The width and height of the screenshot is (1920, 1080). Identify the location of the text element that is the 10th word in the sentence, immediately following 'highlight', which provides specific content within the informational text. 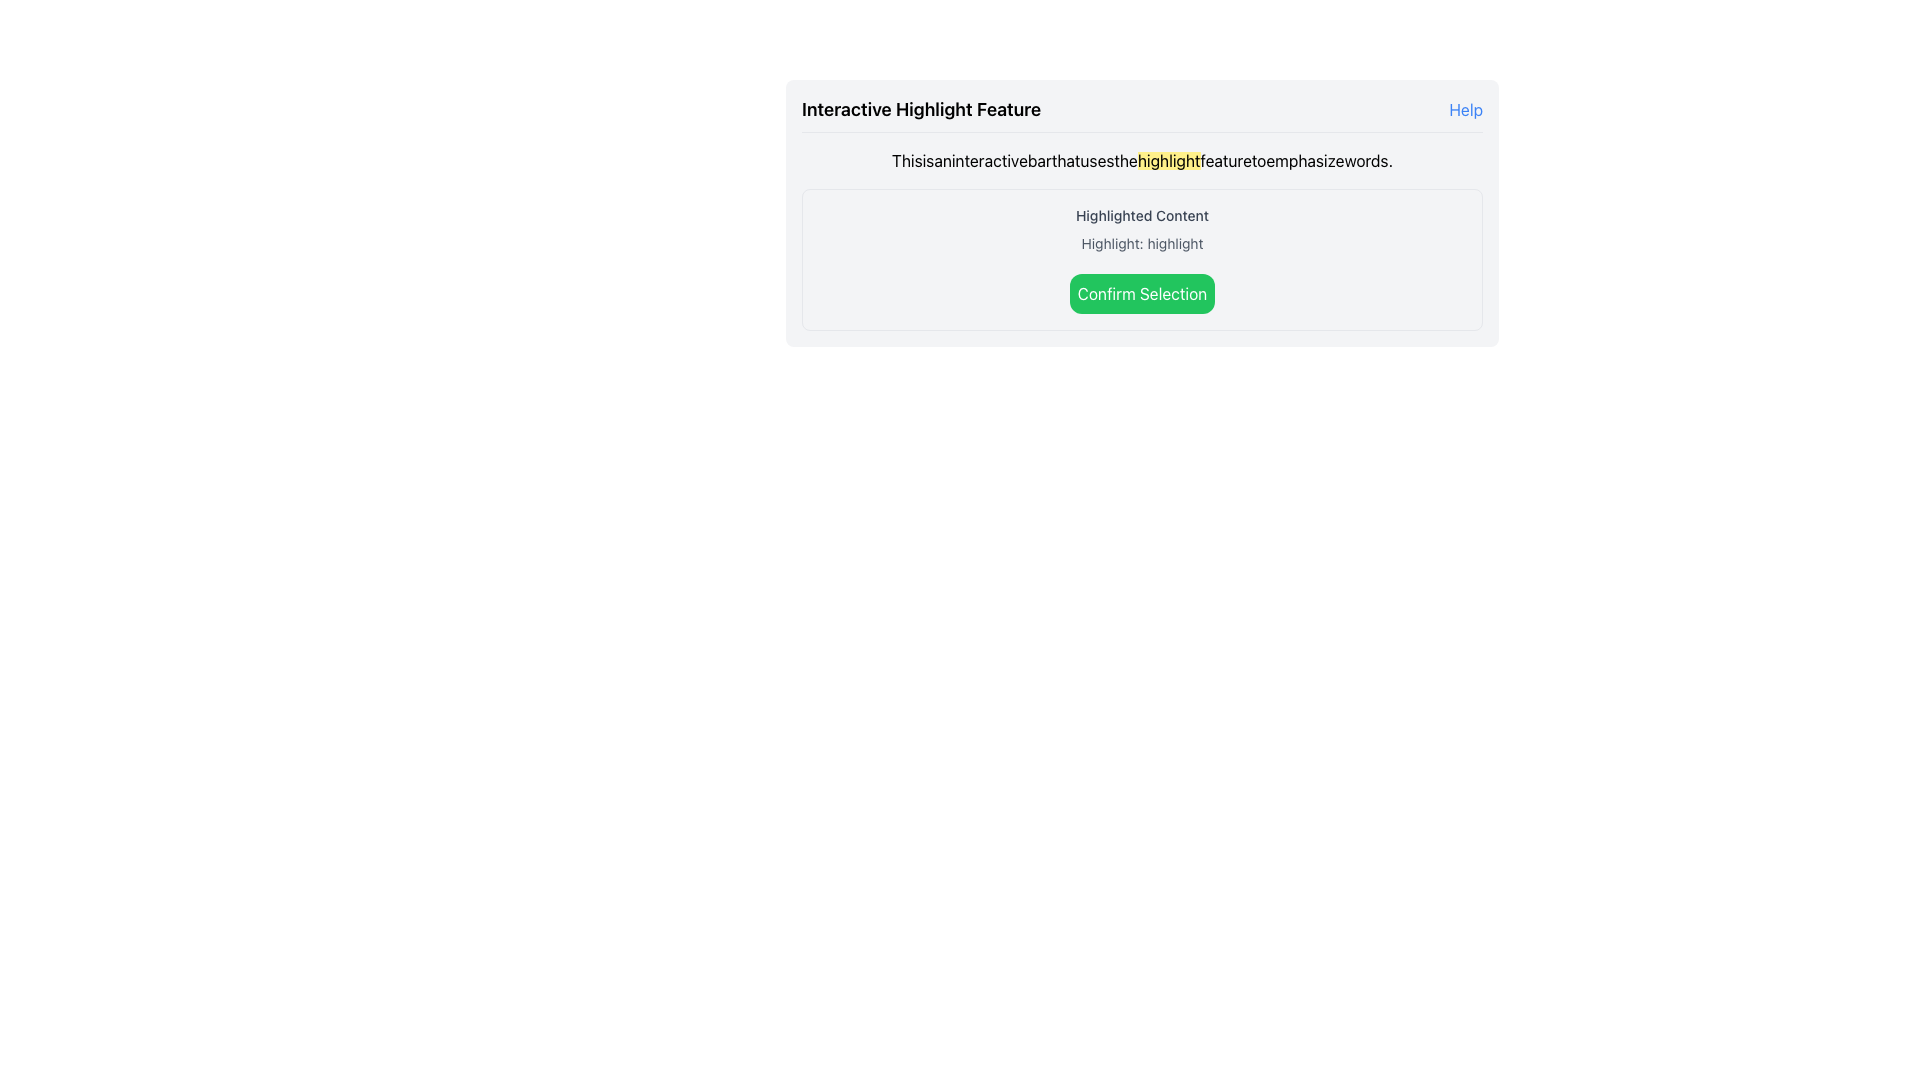
(1225, 160).